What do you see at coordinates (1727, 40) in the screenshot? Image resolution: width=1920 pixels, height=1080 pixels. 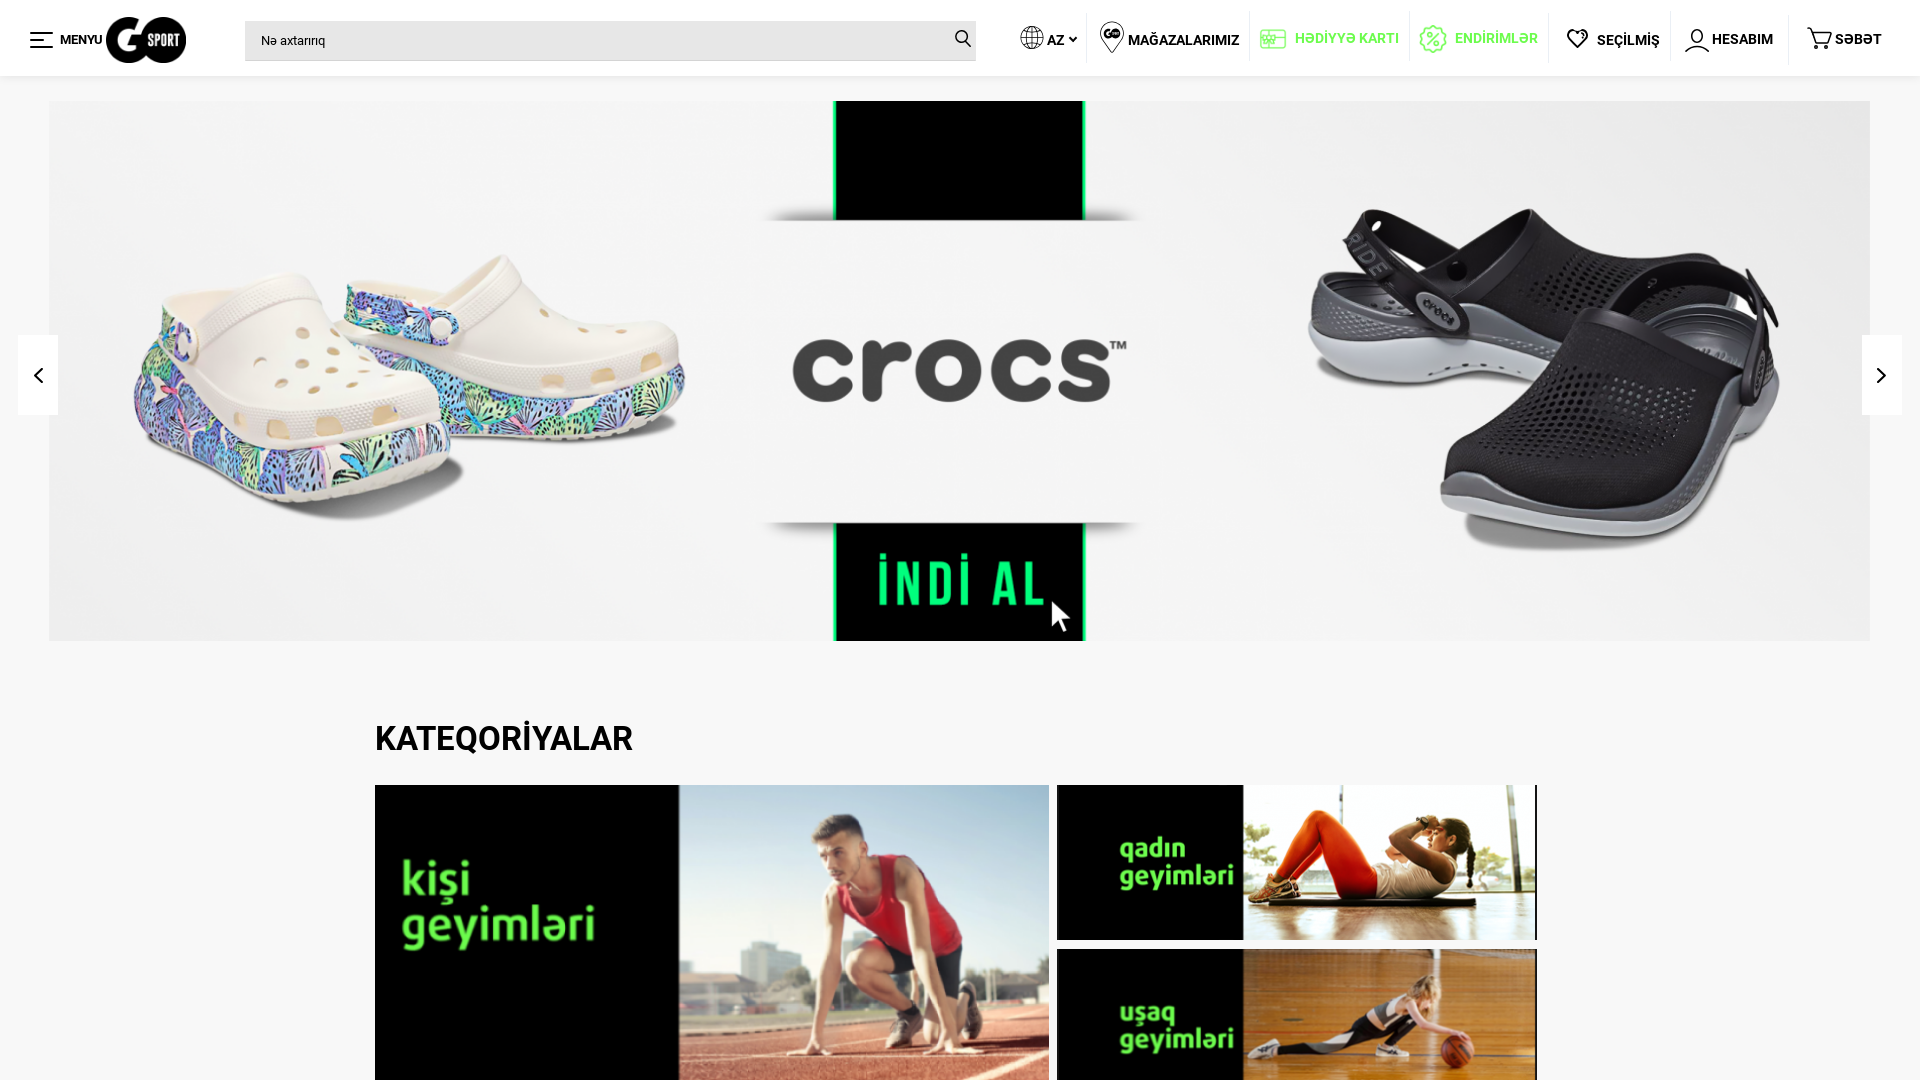 I see `'HESABIM'` at bounding box center [1727, 40].